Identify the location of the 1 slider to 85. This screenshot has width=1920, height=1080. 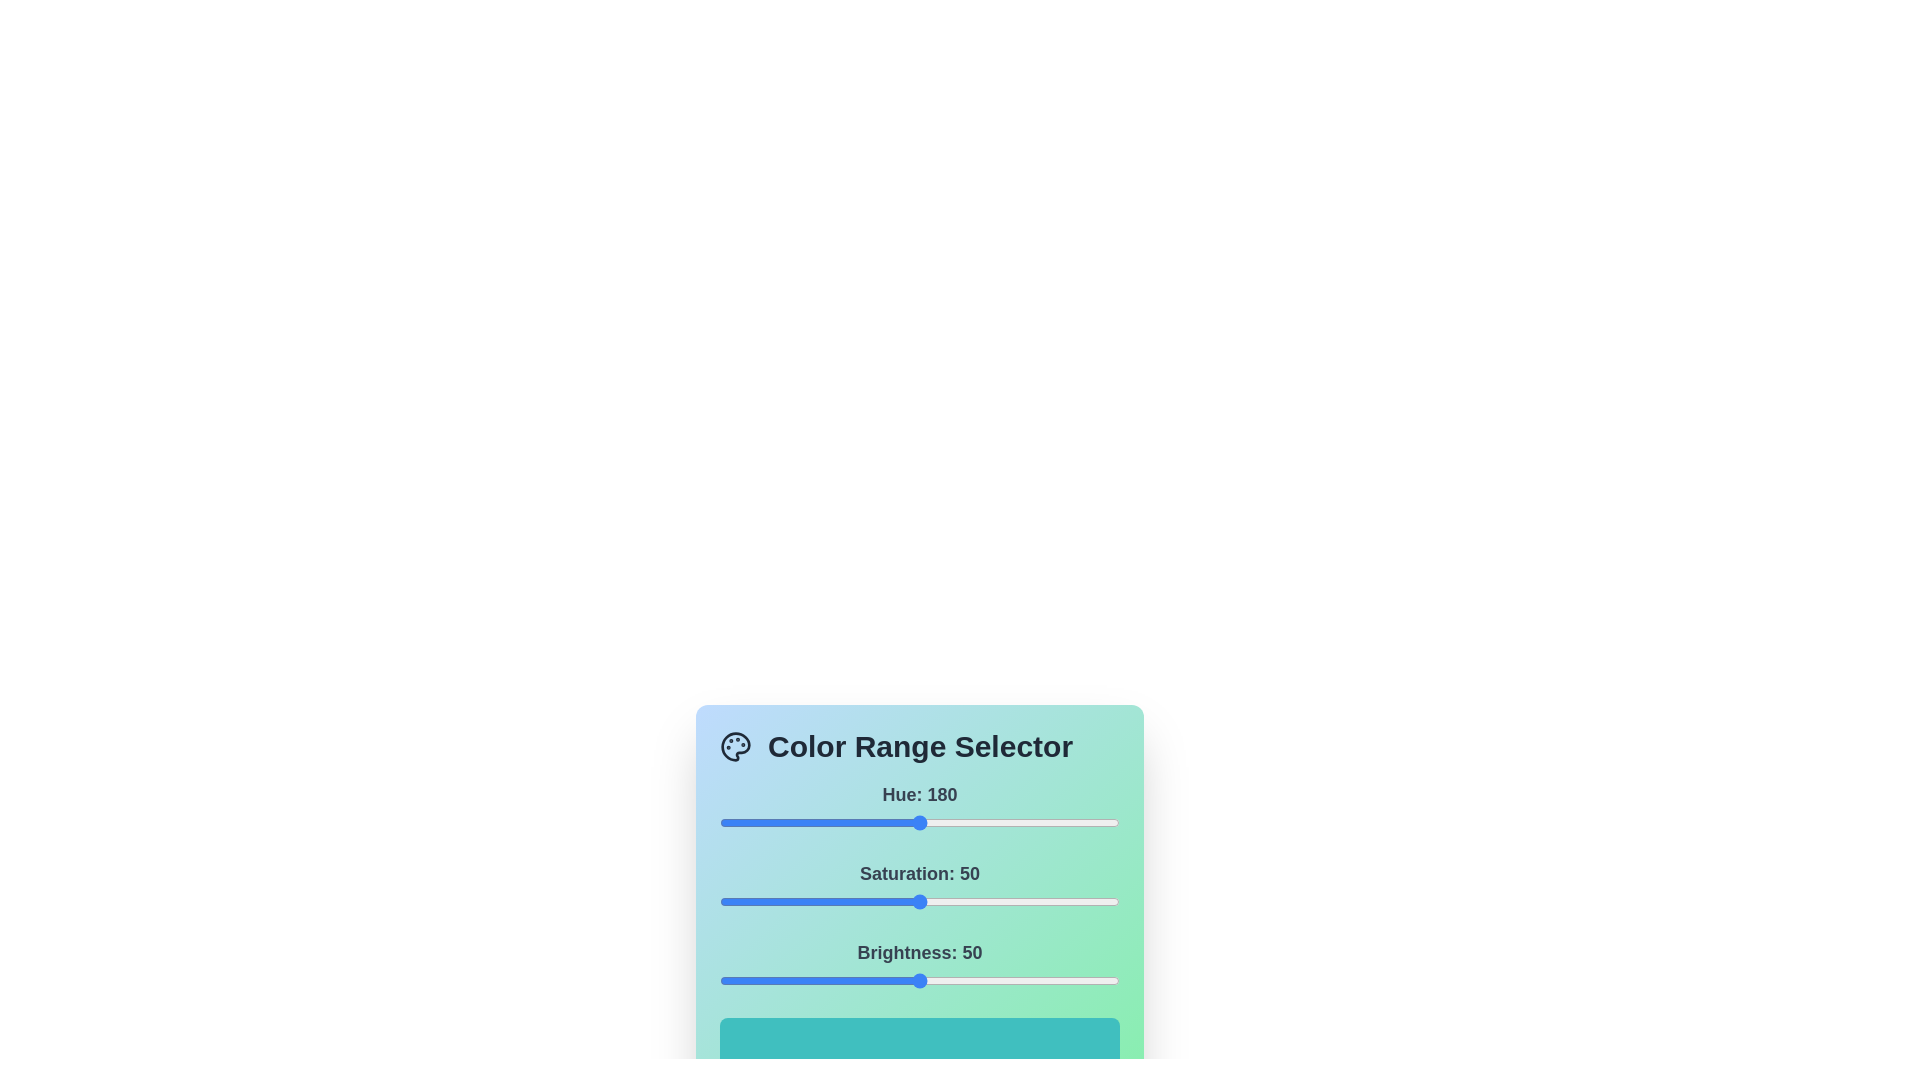
(1059, 902).